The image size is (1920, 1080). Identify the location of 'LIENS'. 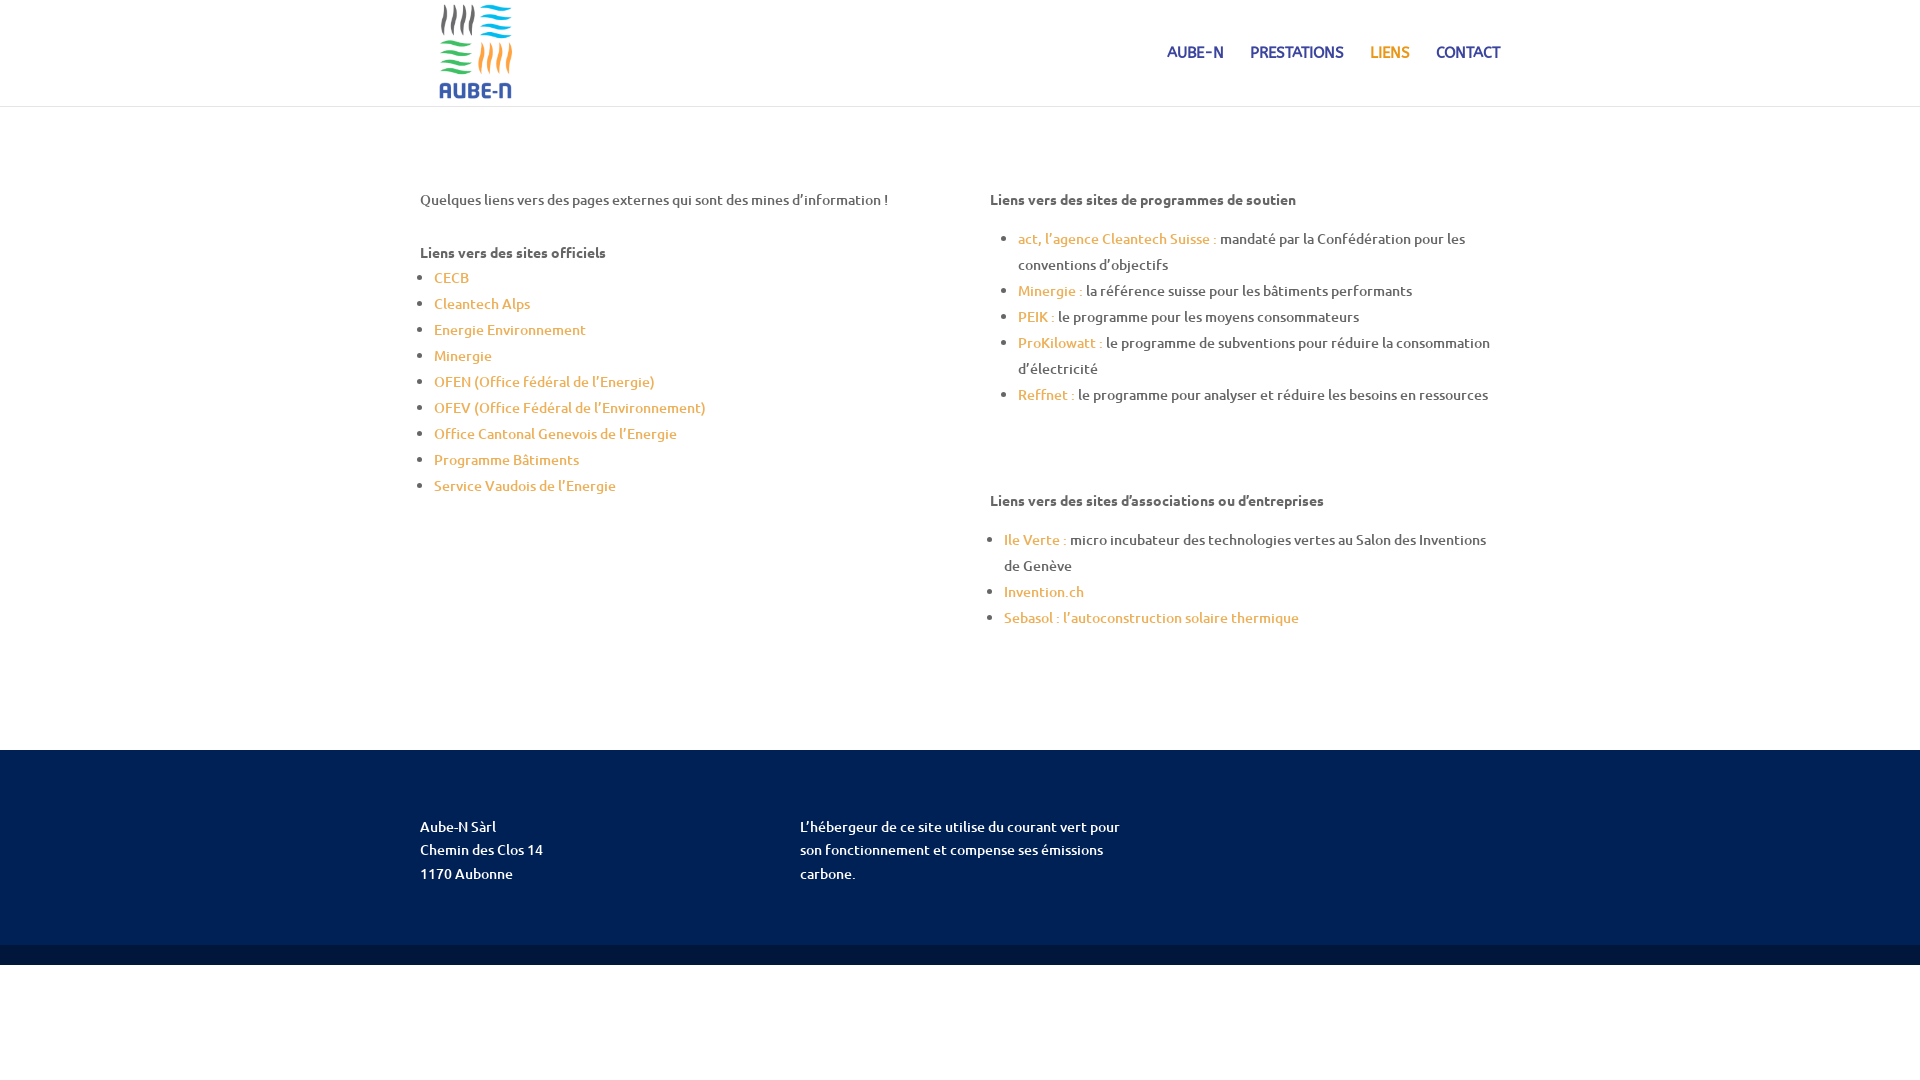
(1389, 75).